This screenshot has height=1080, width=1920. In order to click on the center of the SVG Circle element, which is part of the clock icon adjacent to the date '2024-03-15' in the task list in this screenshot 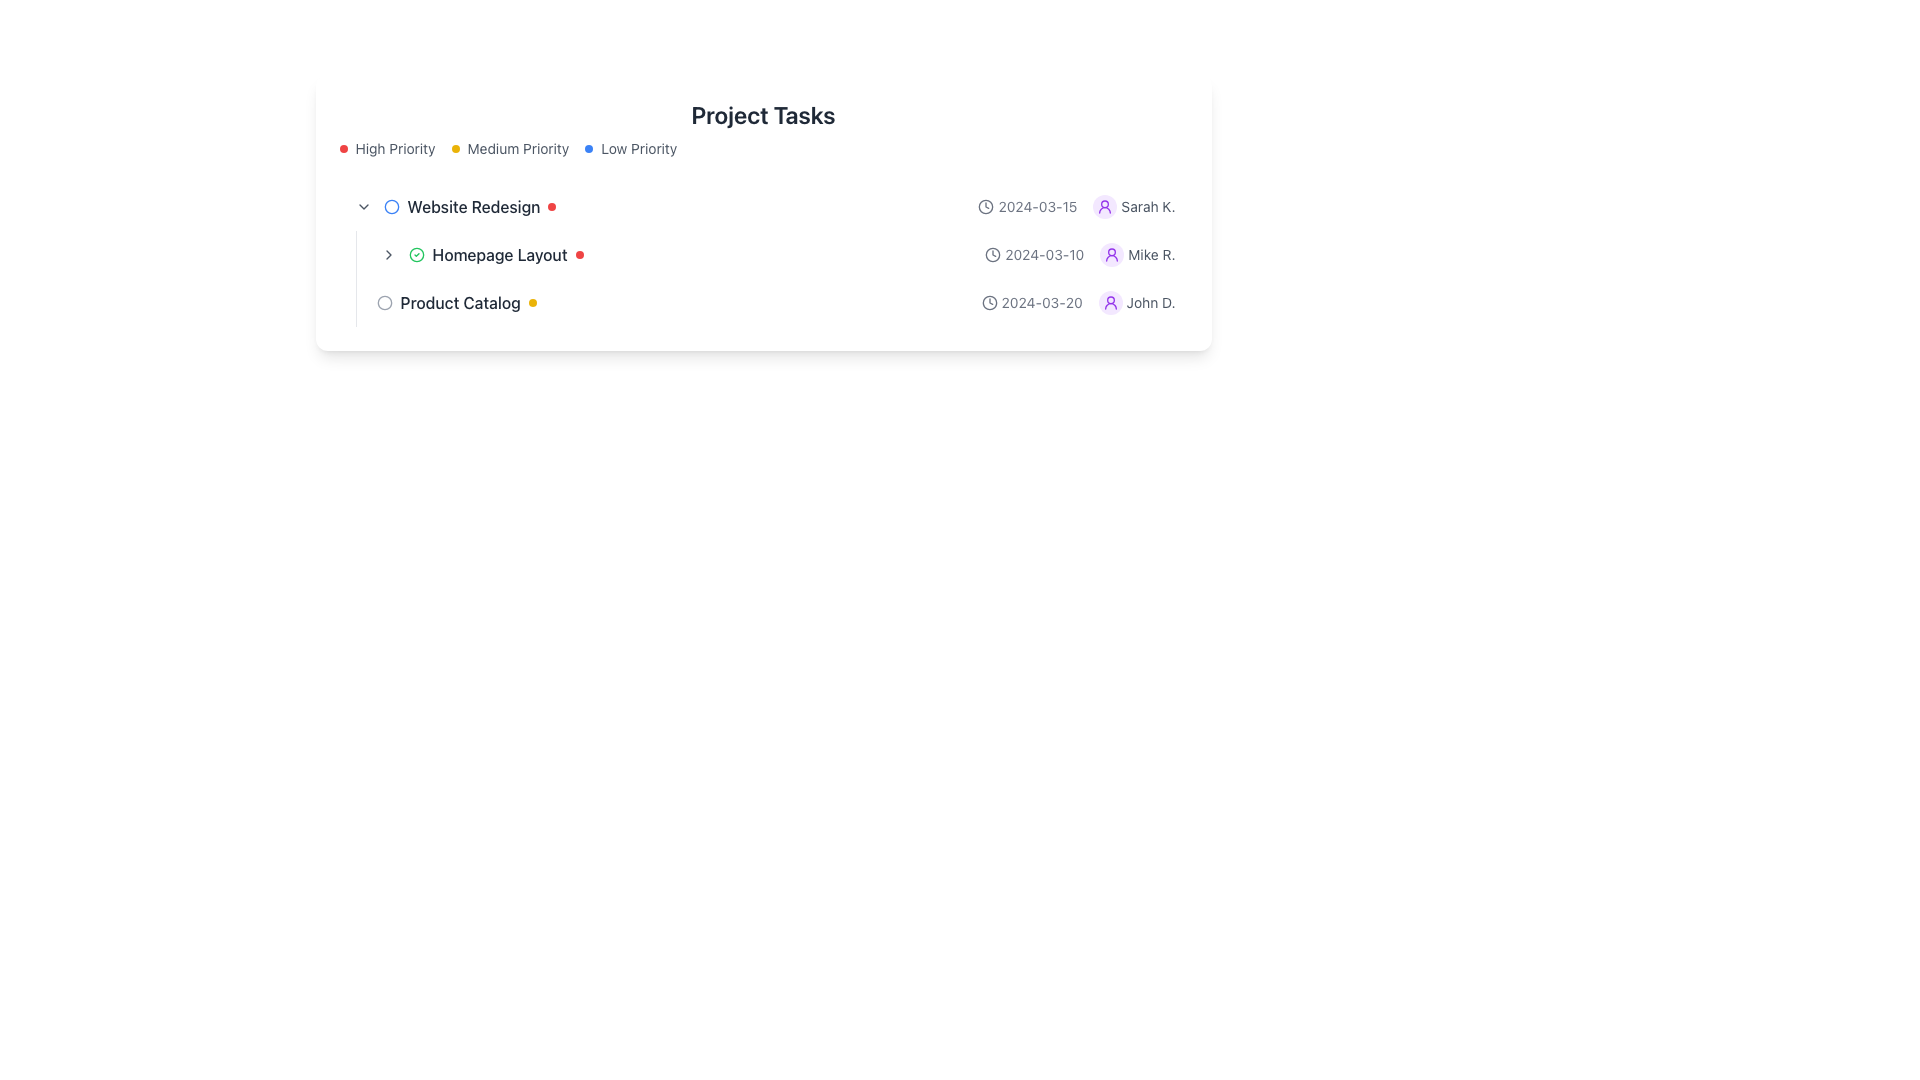, I will do `click(986, 207)`.